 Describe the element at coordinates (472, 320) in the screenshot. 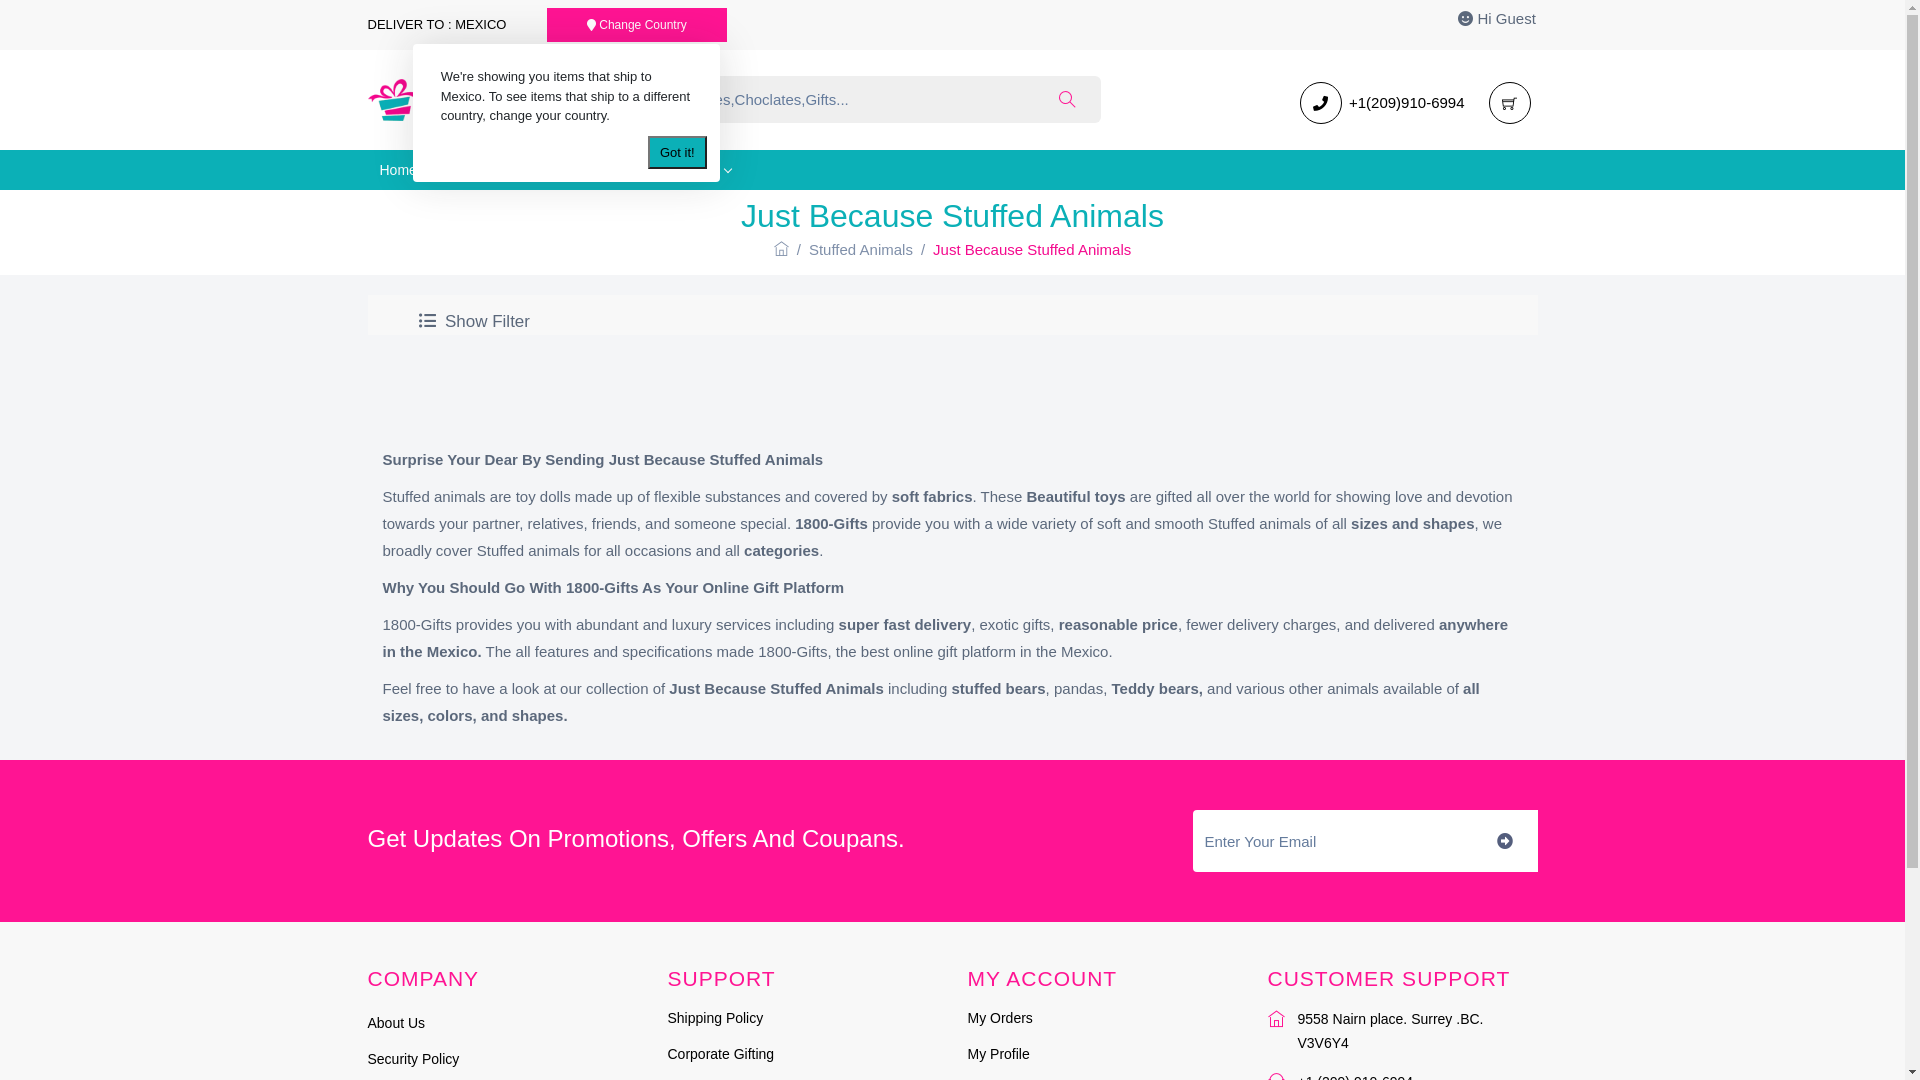

I see `'  Show Filter'` at that location.